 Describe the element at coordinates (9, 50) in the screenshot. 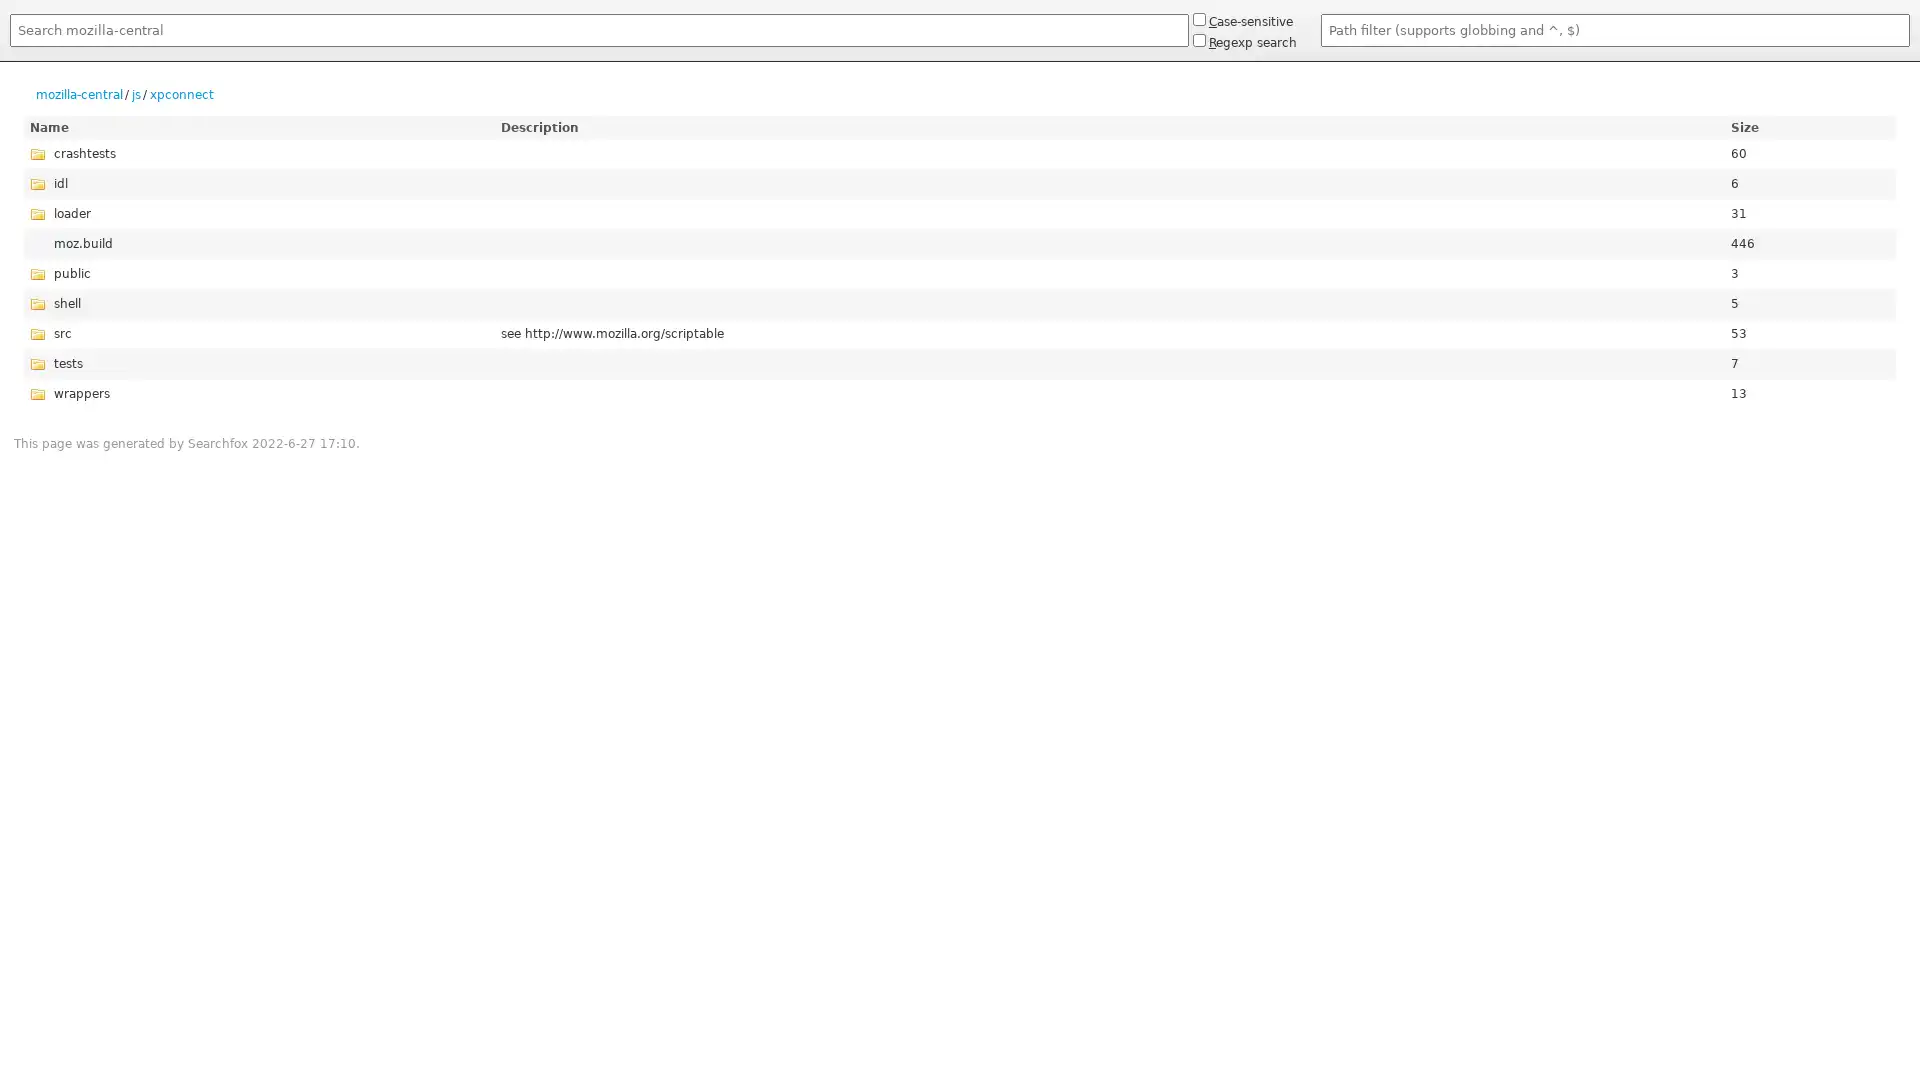

I see `Search` at that location.